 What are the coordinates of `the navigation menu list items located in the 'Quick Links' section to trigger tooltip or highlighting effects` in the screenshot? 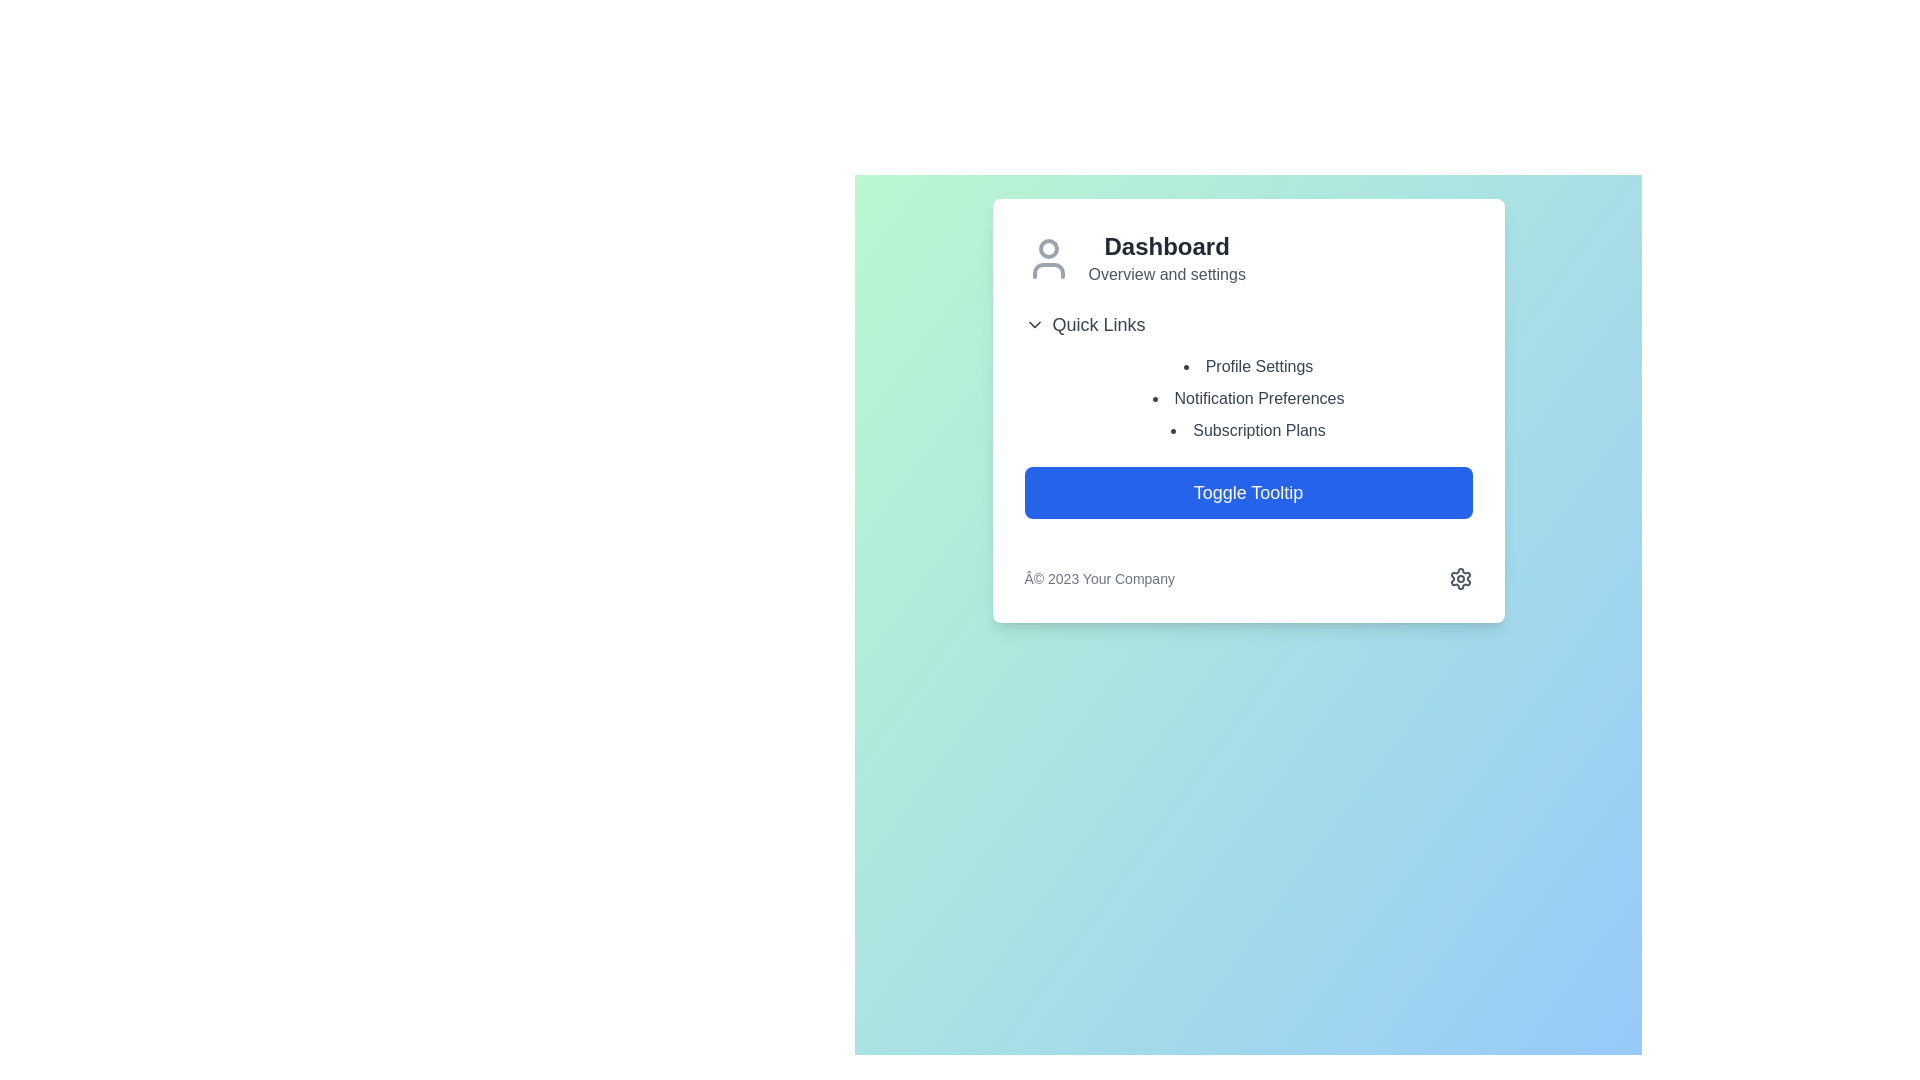 It's located at (1247, 398).